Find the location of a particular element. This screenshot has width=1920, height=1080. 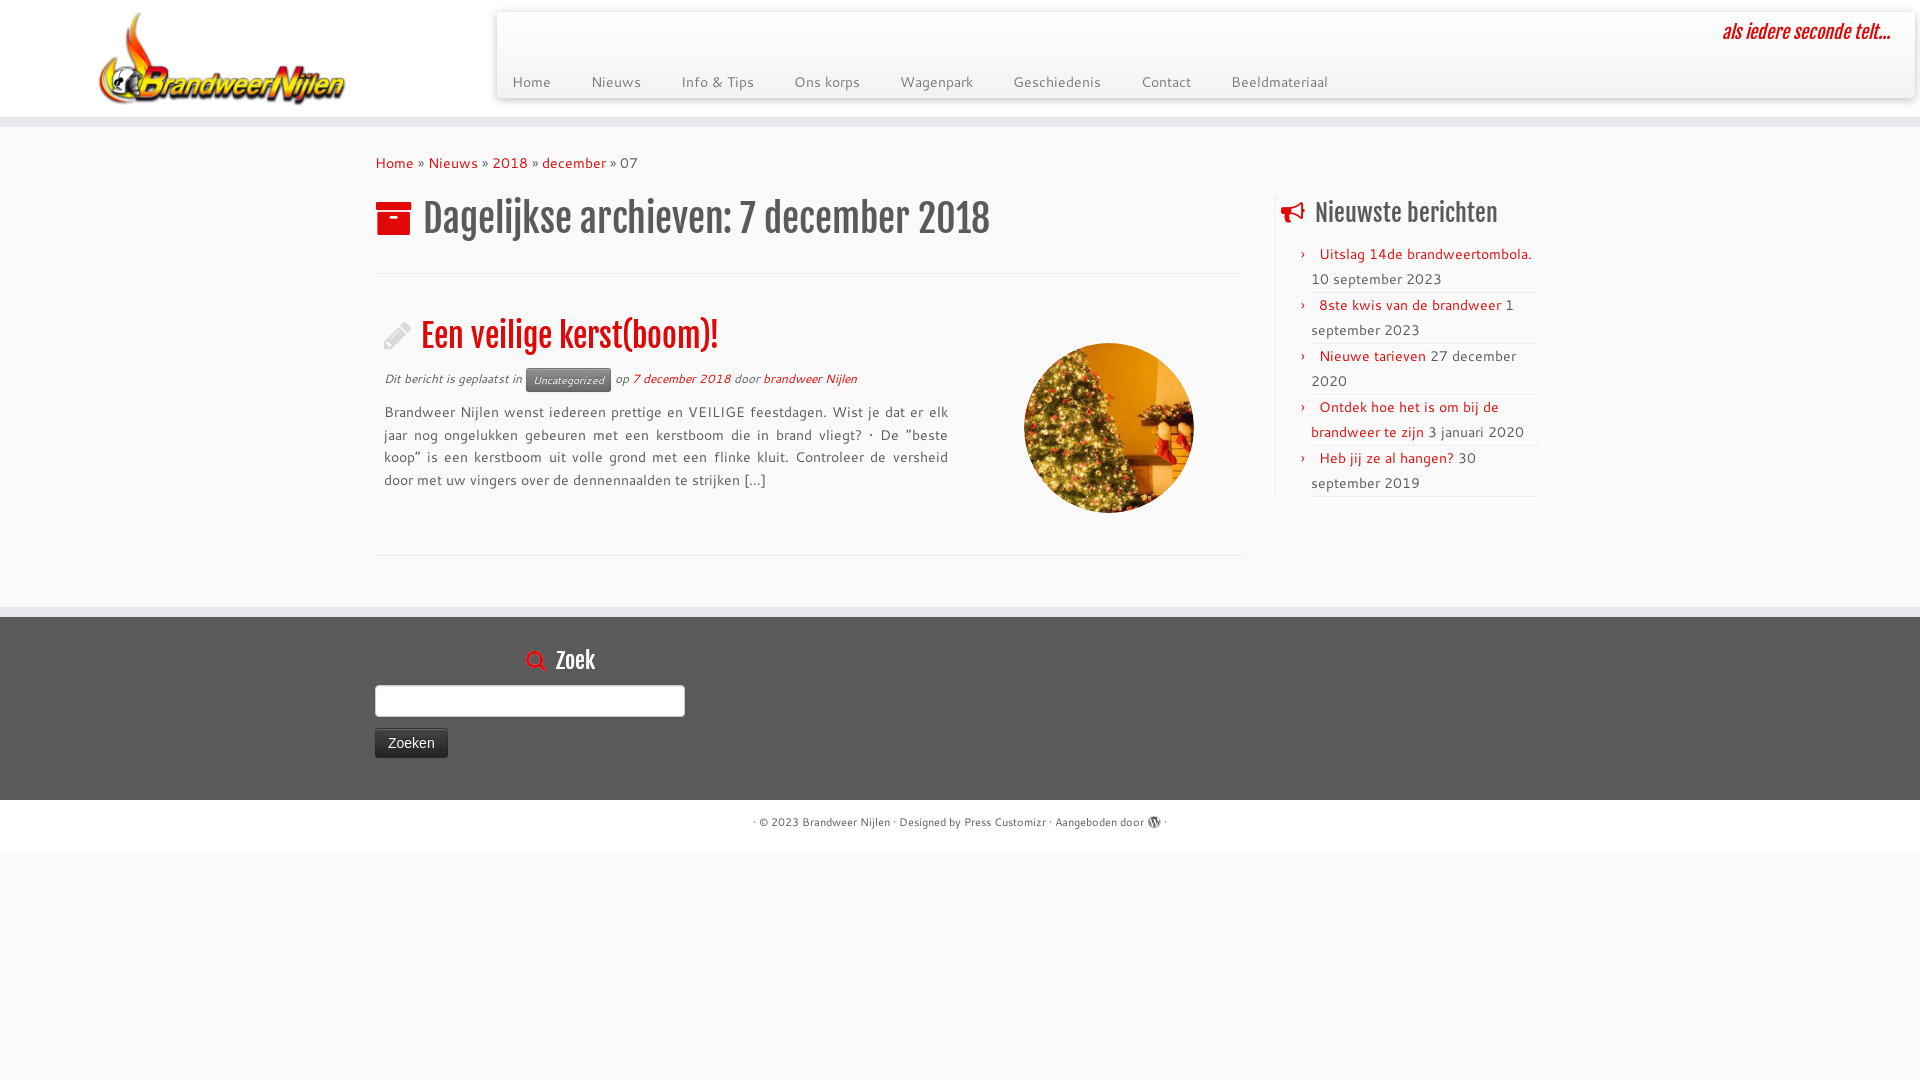

'Zoeken' is located at coordinates (374, 743).